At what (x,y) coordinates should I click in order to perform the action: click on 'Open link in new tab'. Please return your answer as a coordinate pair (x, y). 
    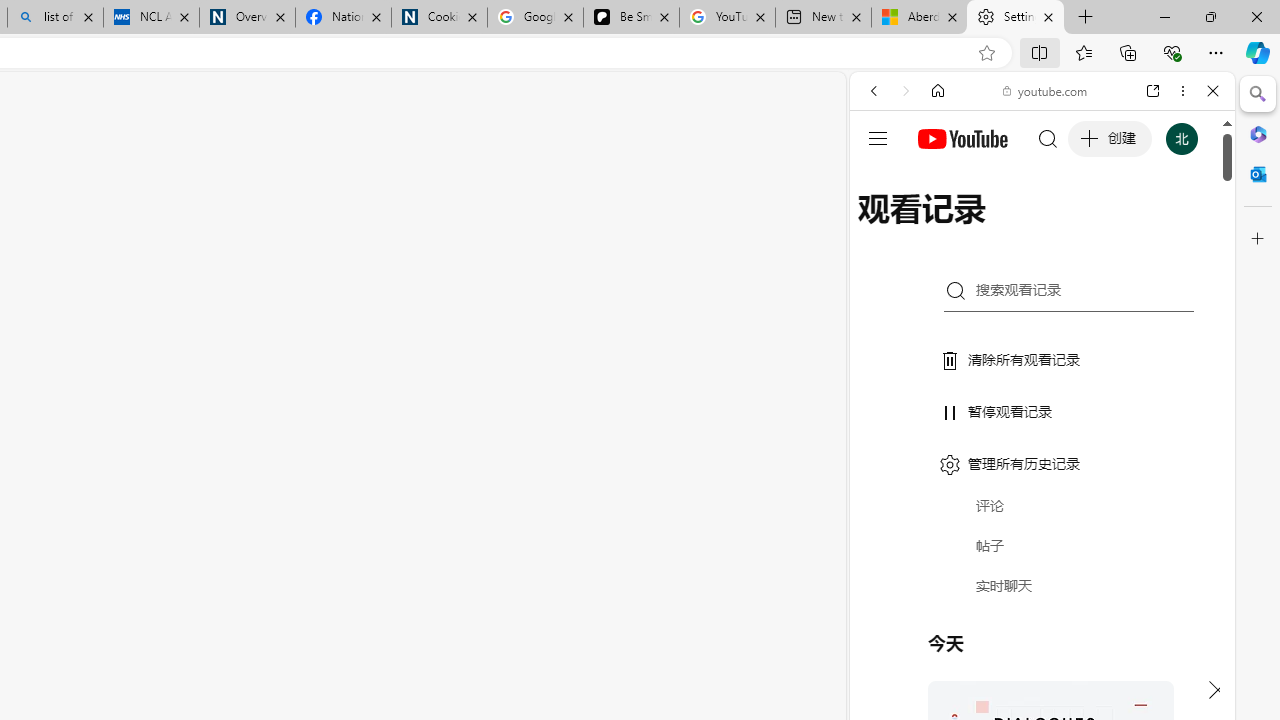
    Looking at the image, I should click on (1153, 91).